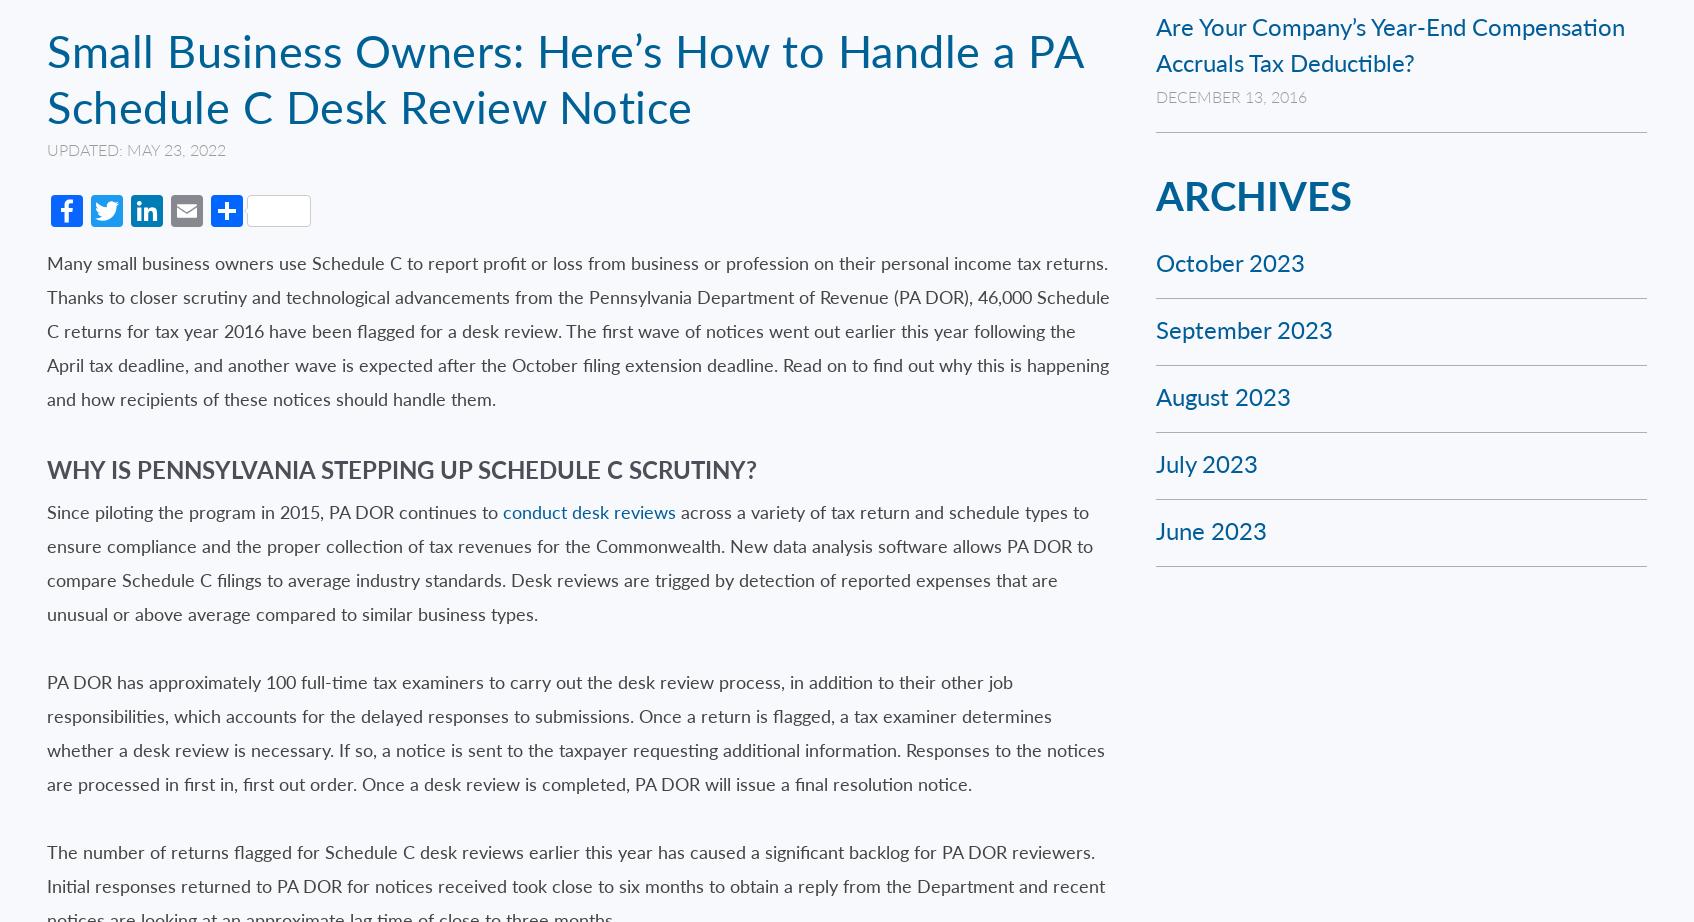  I want to click on 'Small Business Owners: Here’s How to Handle a PA Schedule C Desk Review Notice', so click(45, 77).